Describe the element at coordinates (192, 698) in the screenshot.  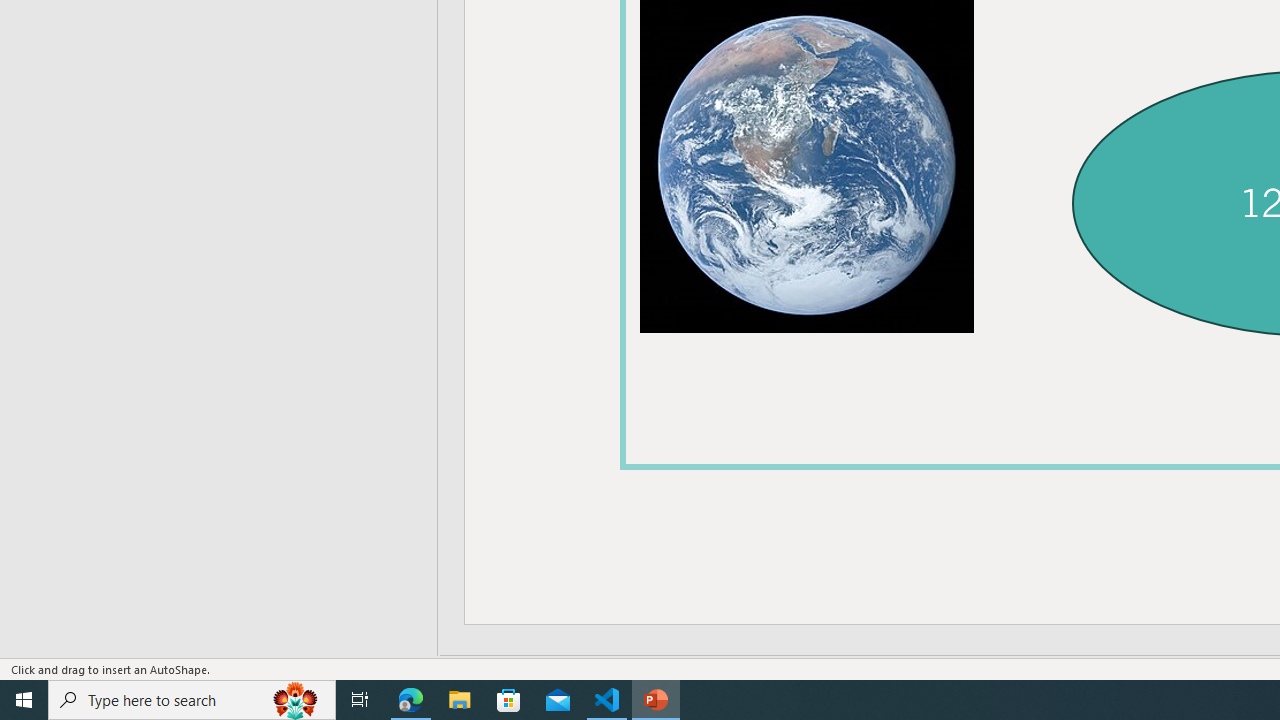
I see `'Type here to search'` at that location.